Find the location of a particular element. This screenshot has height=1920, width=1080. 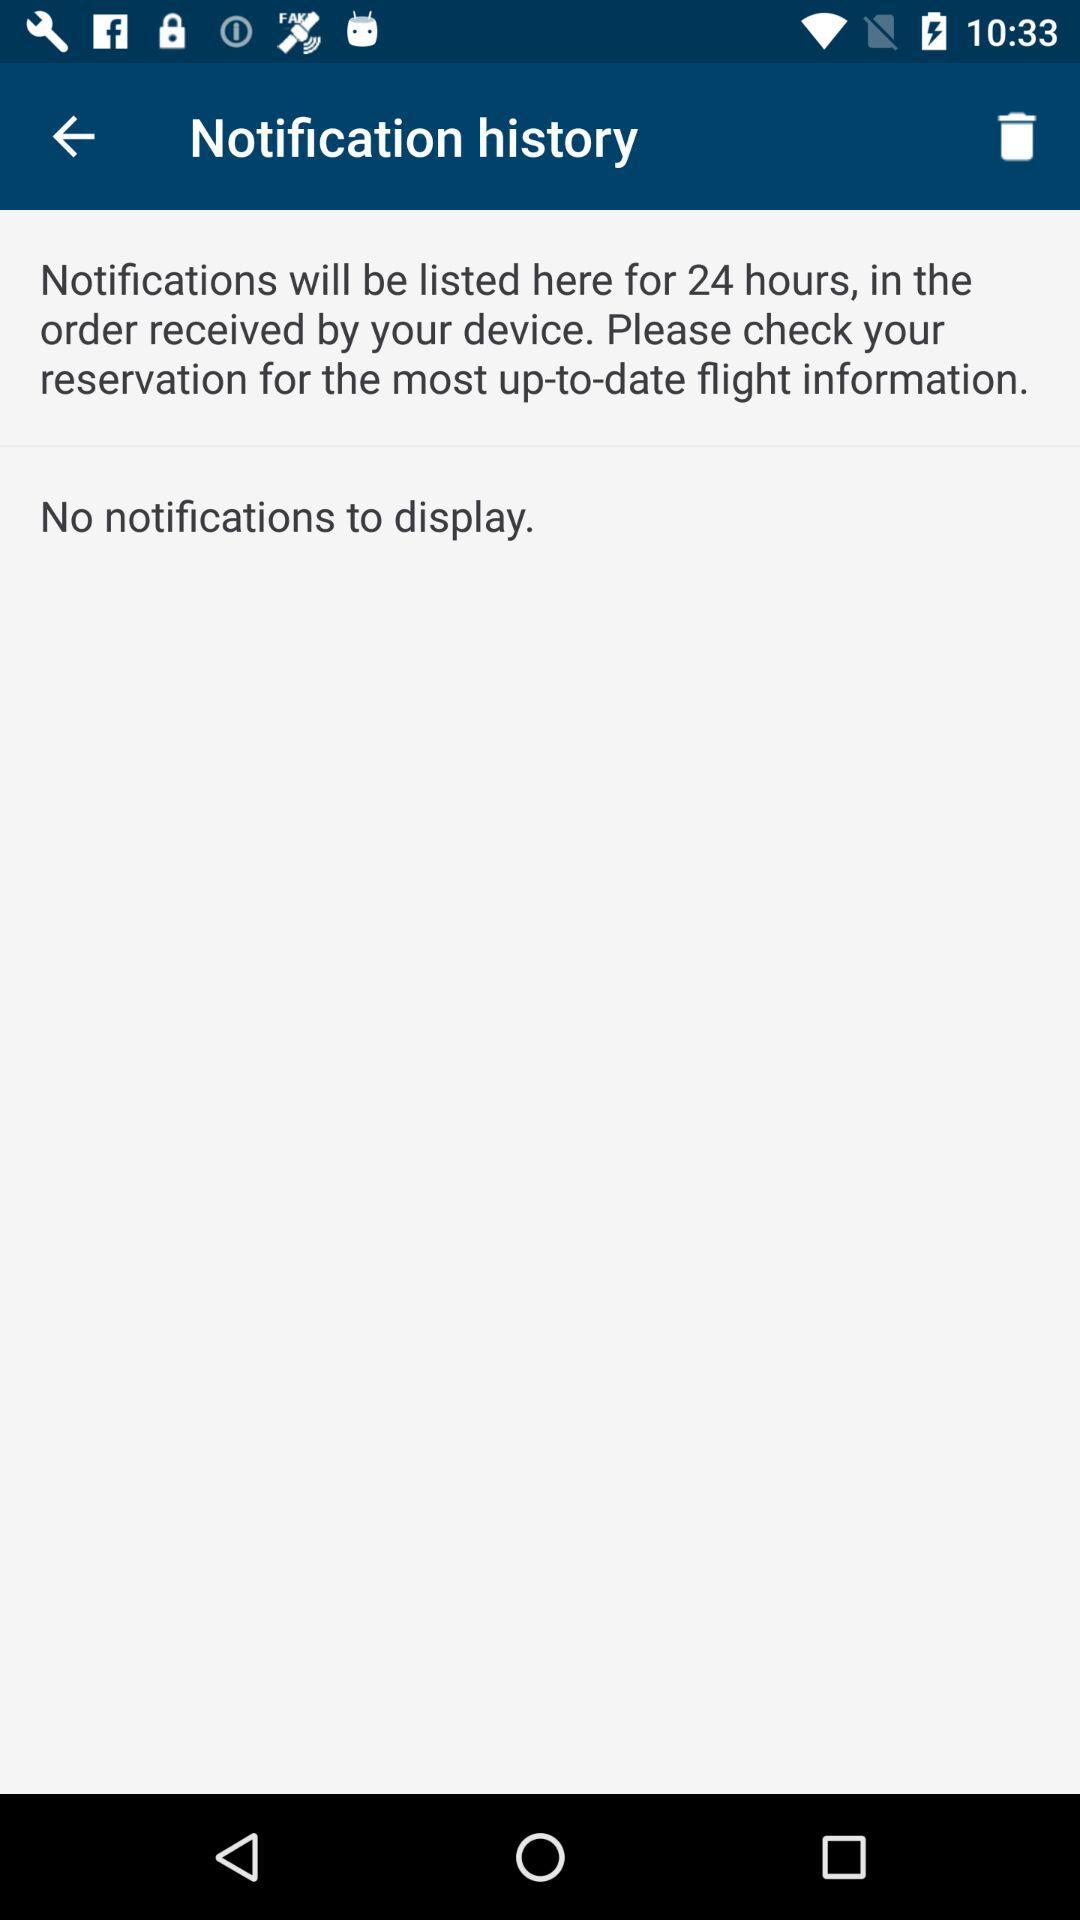

item above the notifications will be is located at coordinates (1017, 135).